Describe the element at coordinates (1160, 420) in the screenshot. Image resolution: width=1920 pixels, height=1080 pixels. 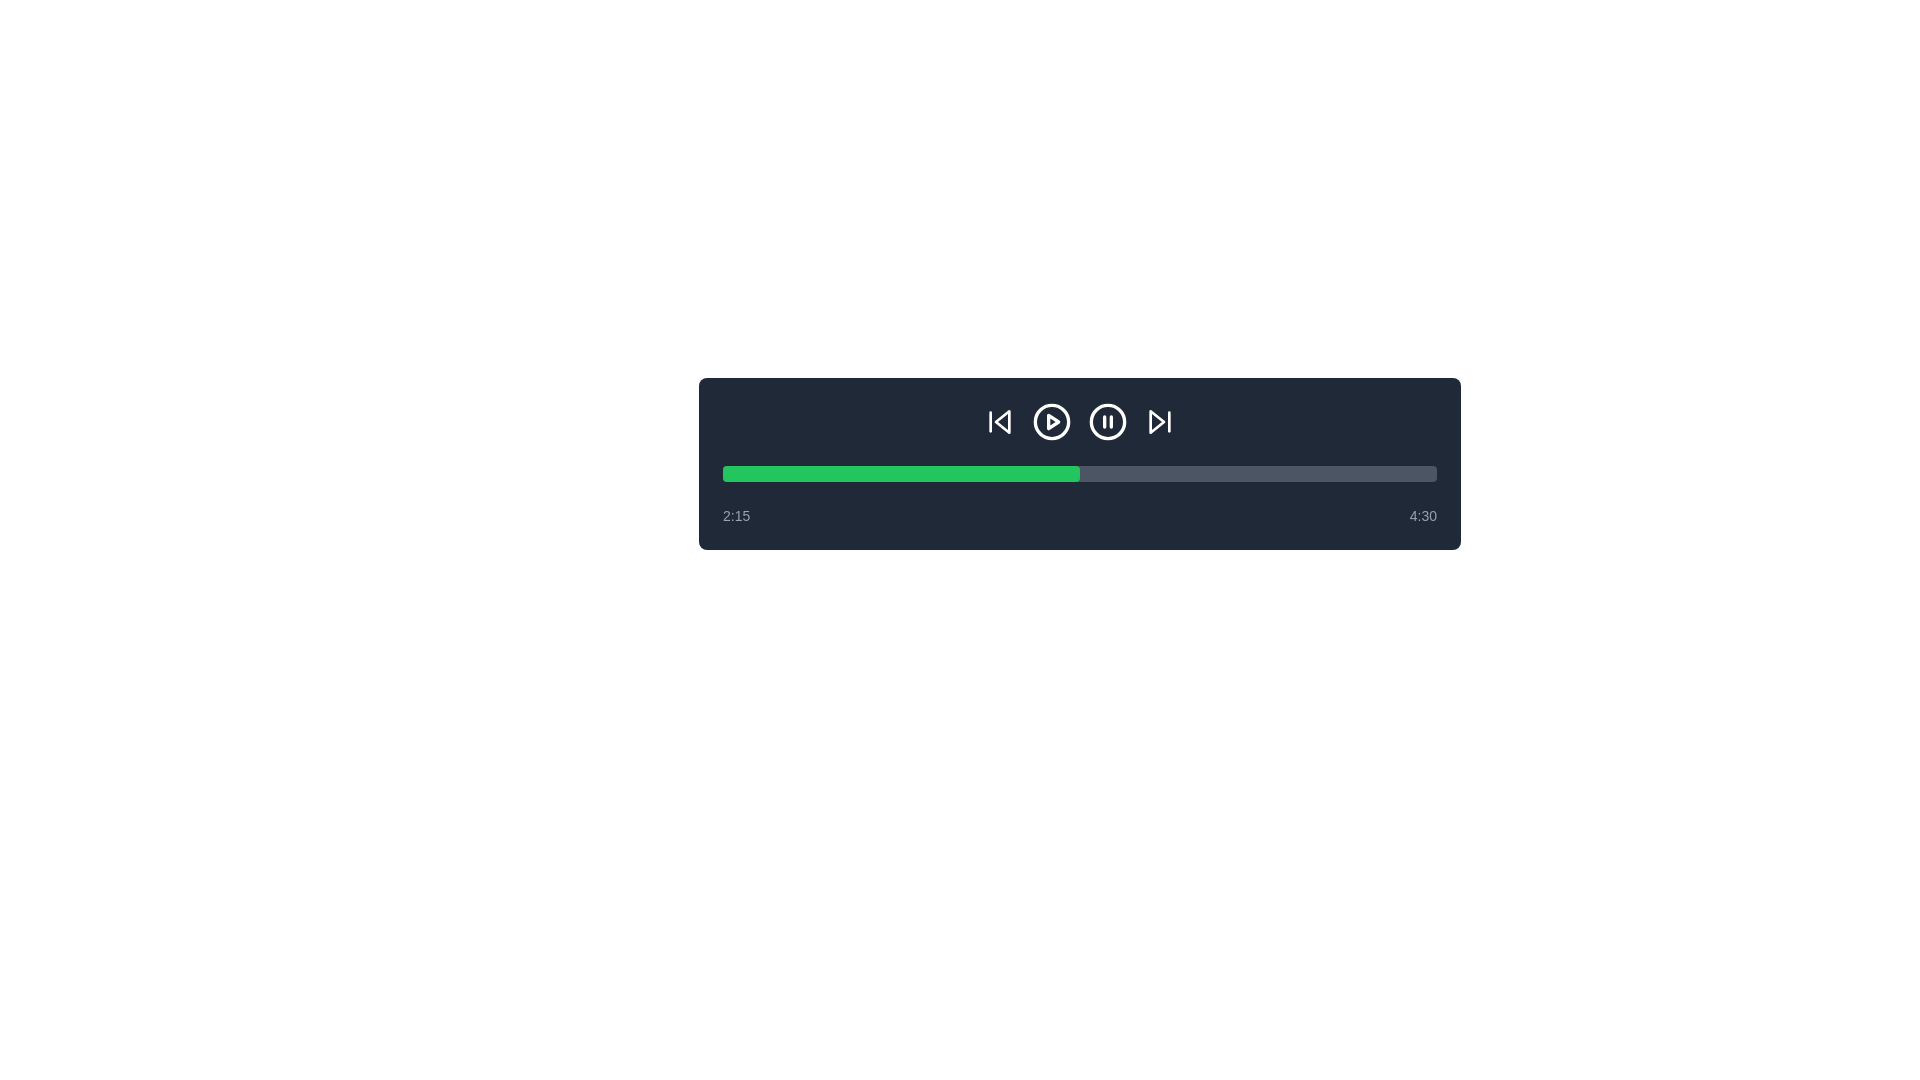
I see `the 'Skip Forward' button, which is a white triangular play symbol with a vertical line on its right, located at the rightmost position of the media control panel` at that location.